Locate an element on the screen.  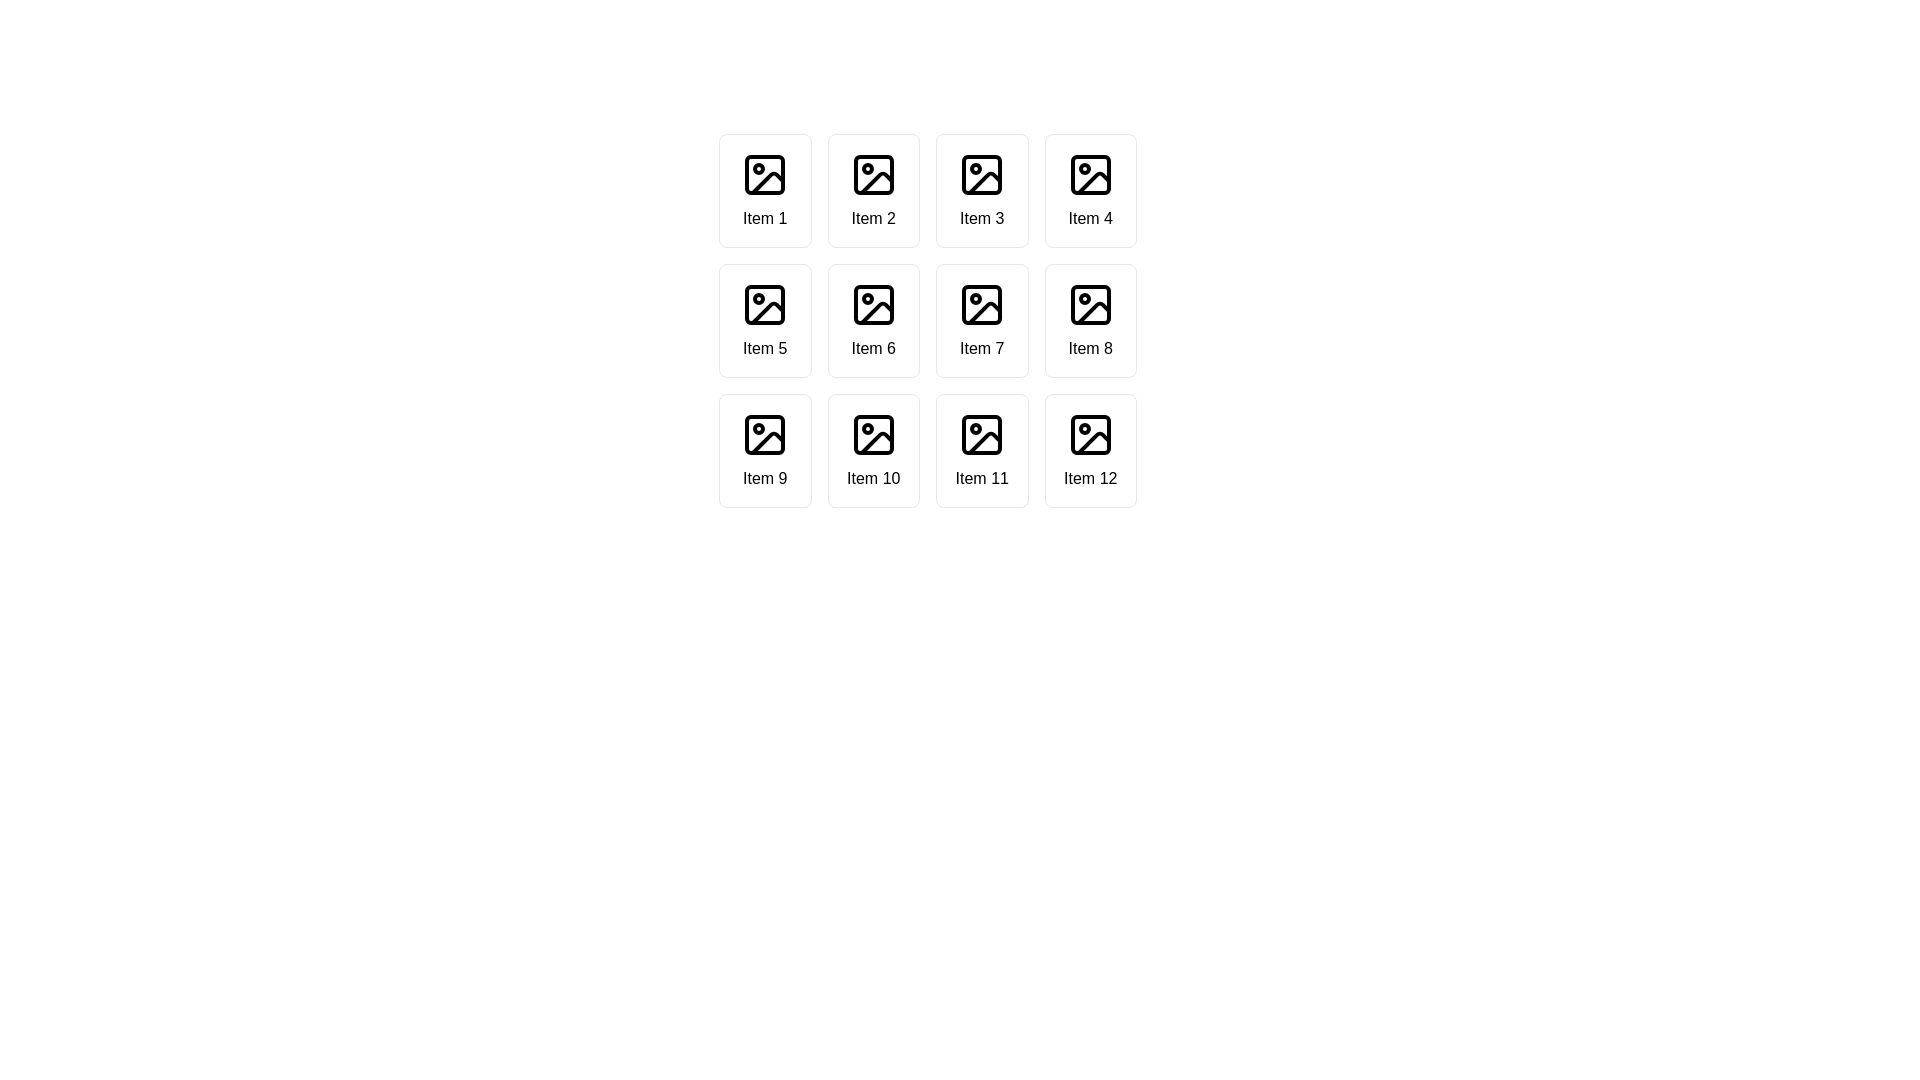
the Card UI component representing 'Item 12', which is the last item in a grid layout located in the fourth column of the fourth row is located at coordinates (1089, 451).